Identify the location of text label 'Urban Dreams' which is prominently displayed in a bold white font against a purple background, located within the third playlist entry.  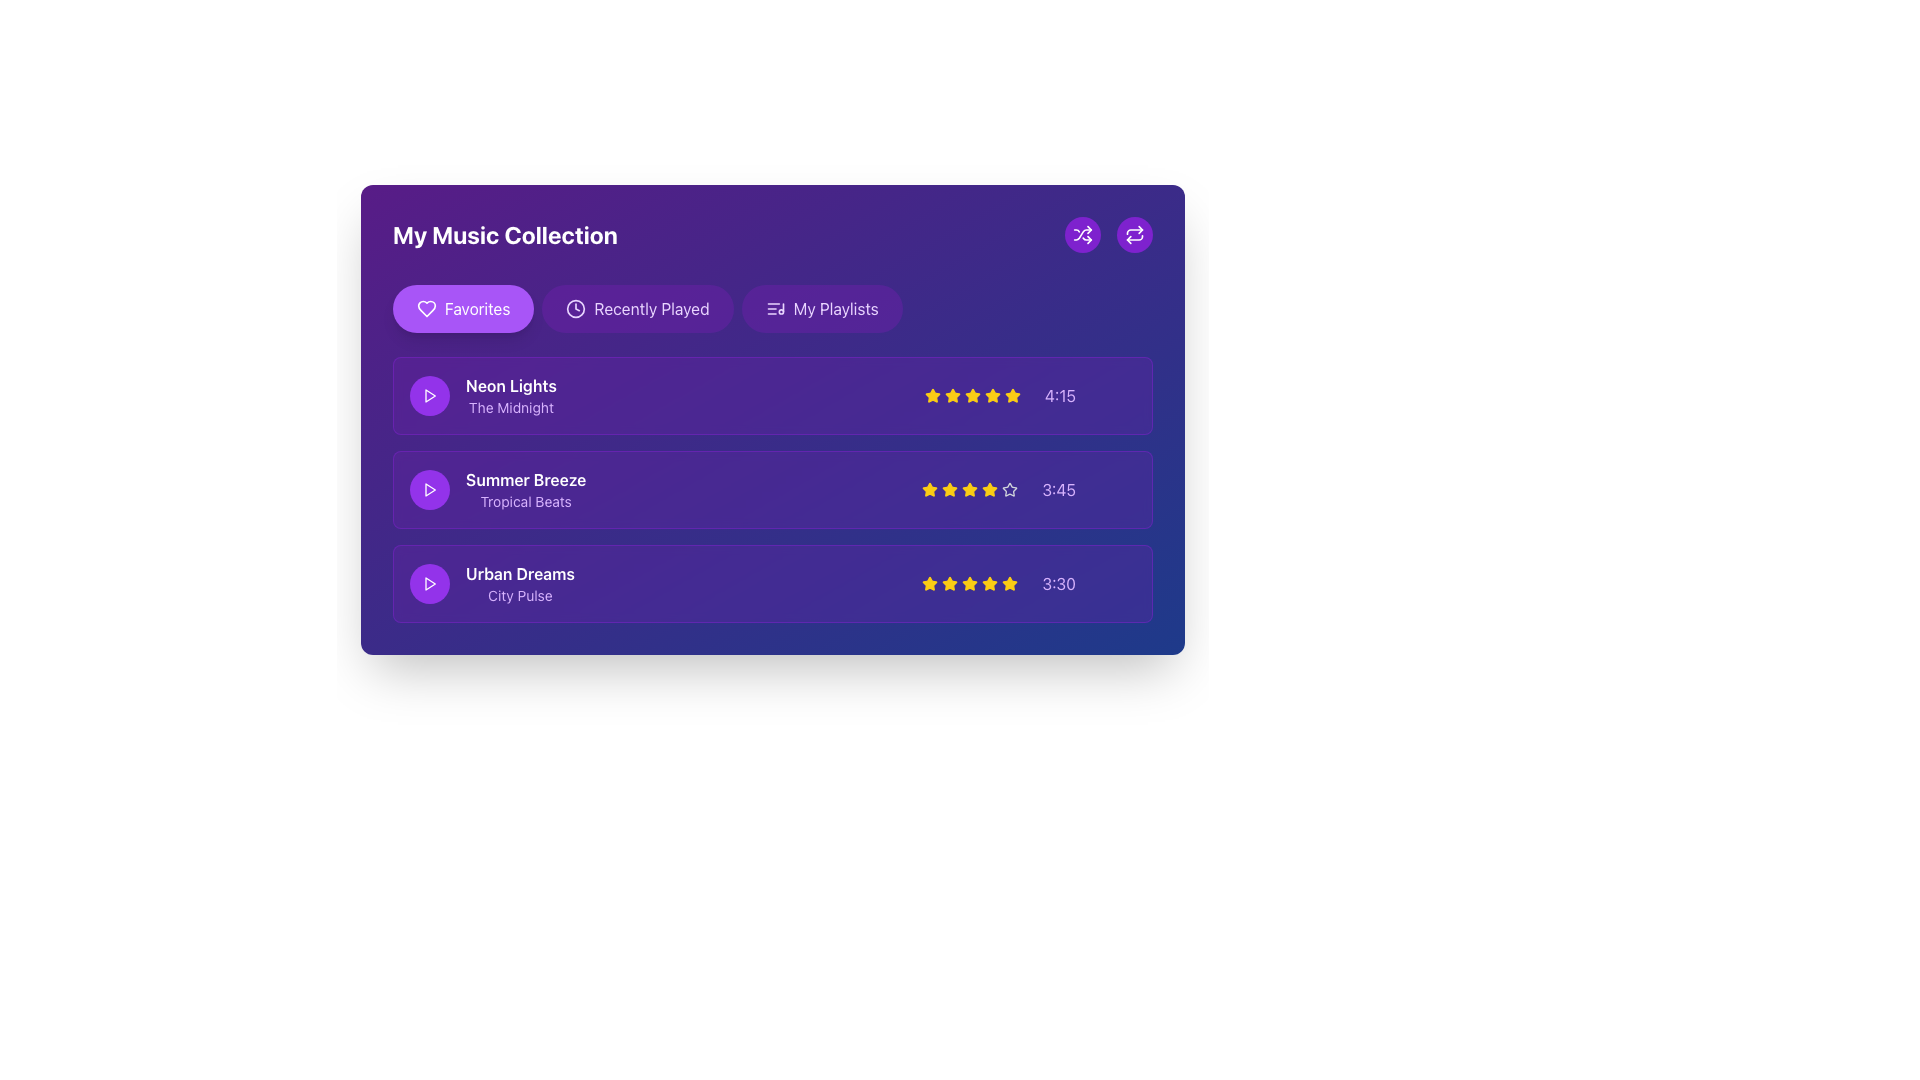
(520, 574).